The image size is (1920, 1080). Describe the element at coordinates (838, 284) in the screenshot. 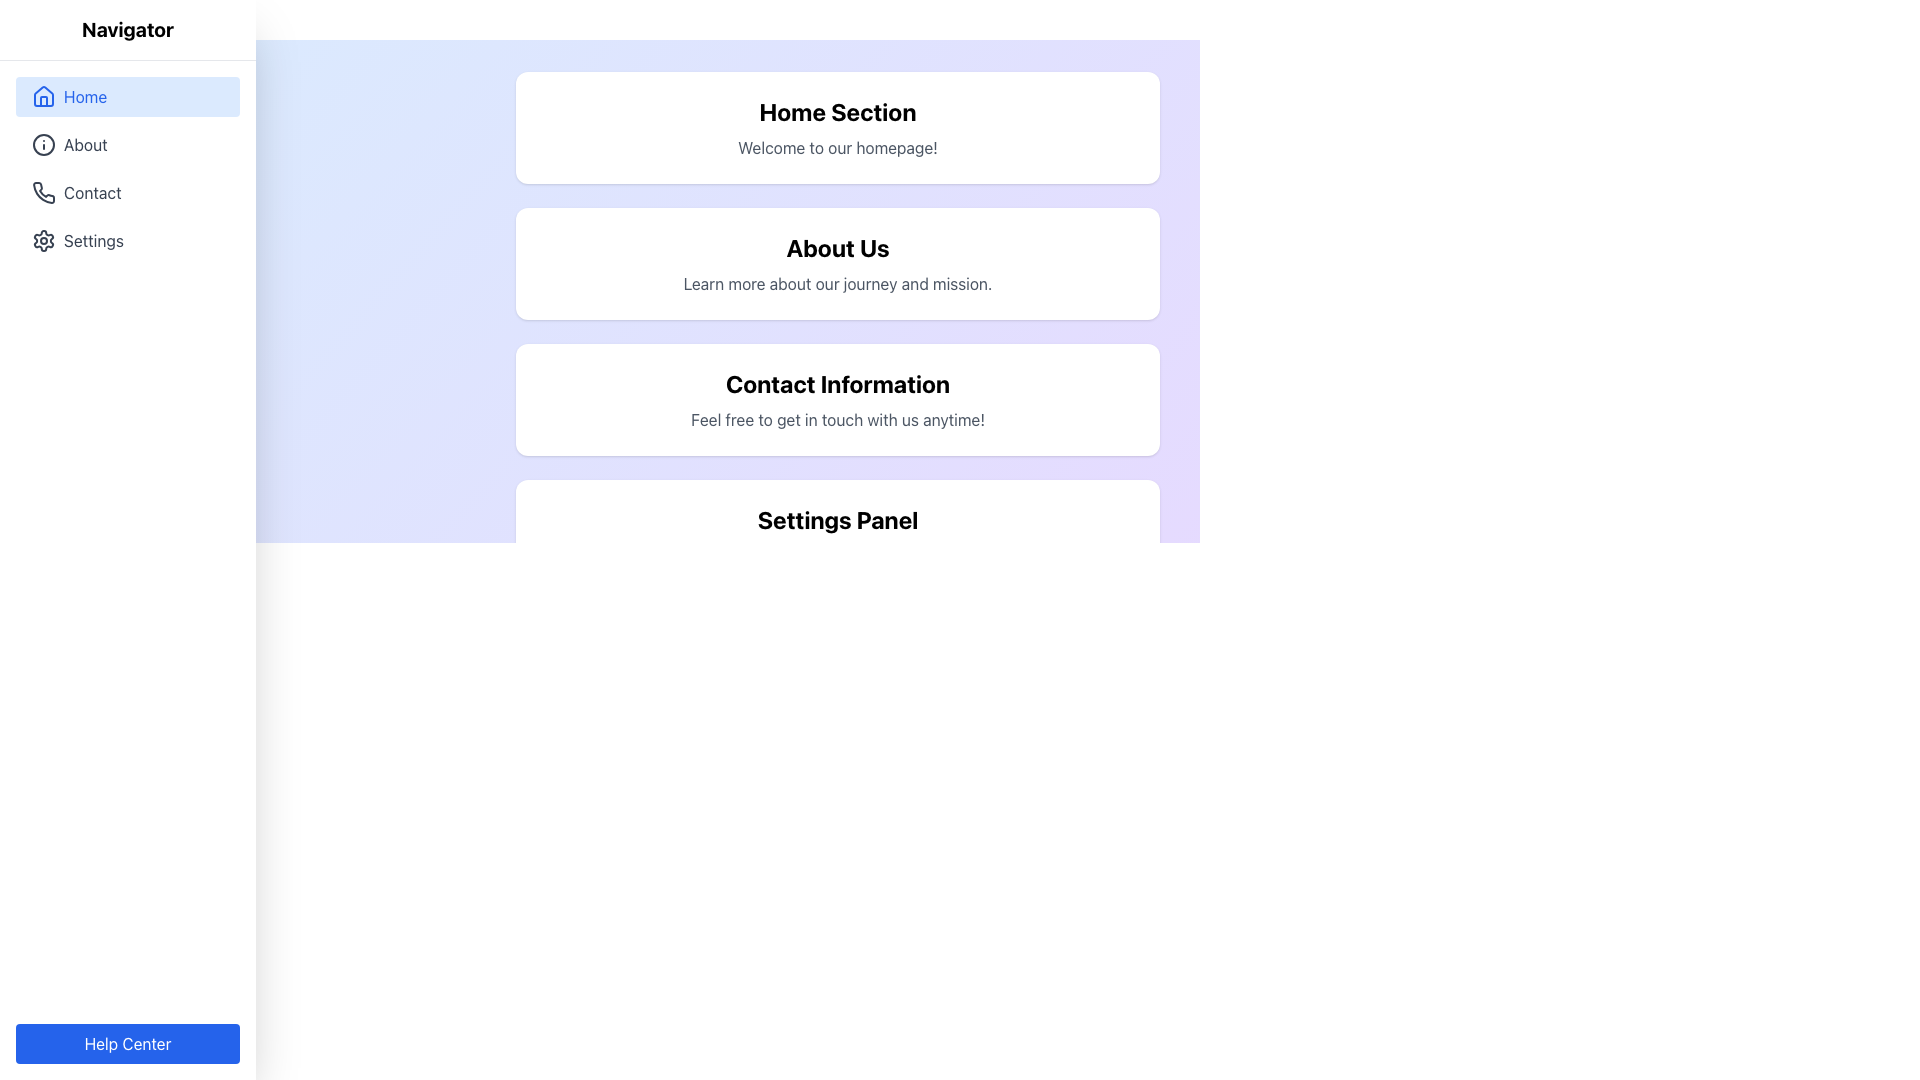

I see `subtitle text 'Learn more about our journey and mission.' located directly below the 'About Us' heading` at that location.